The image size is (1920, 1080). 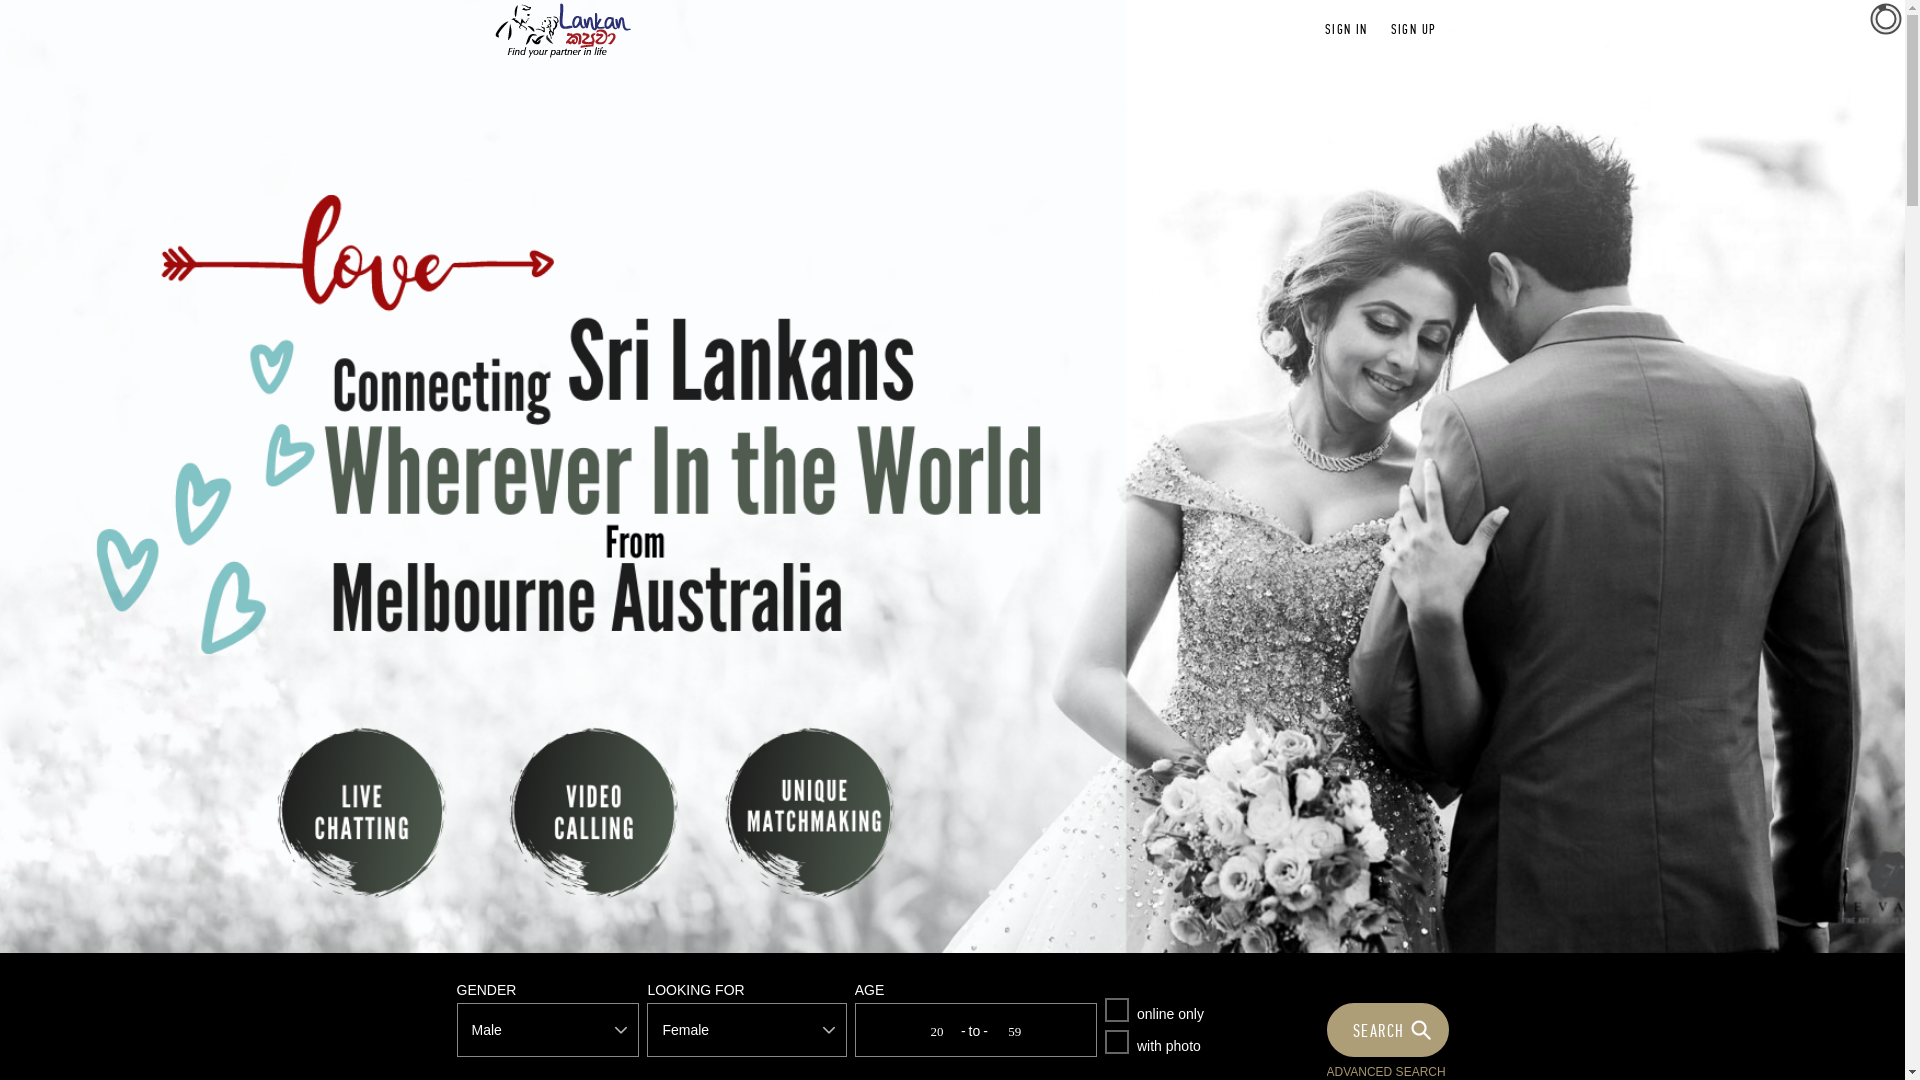 I want to click on 'SIGN UP', so click(x=1390, y=29).